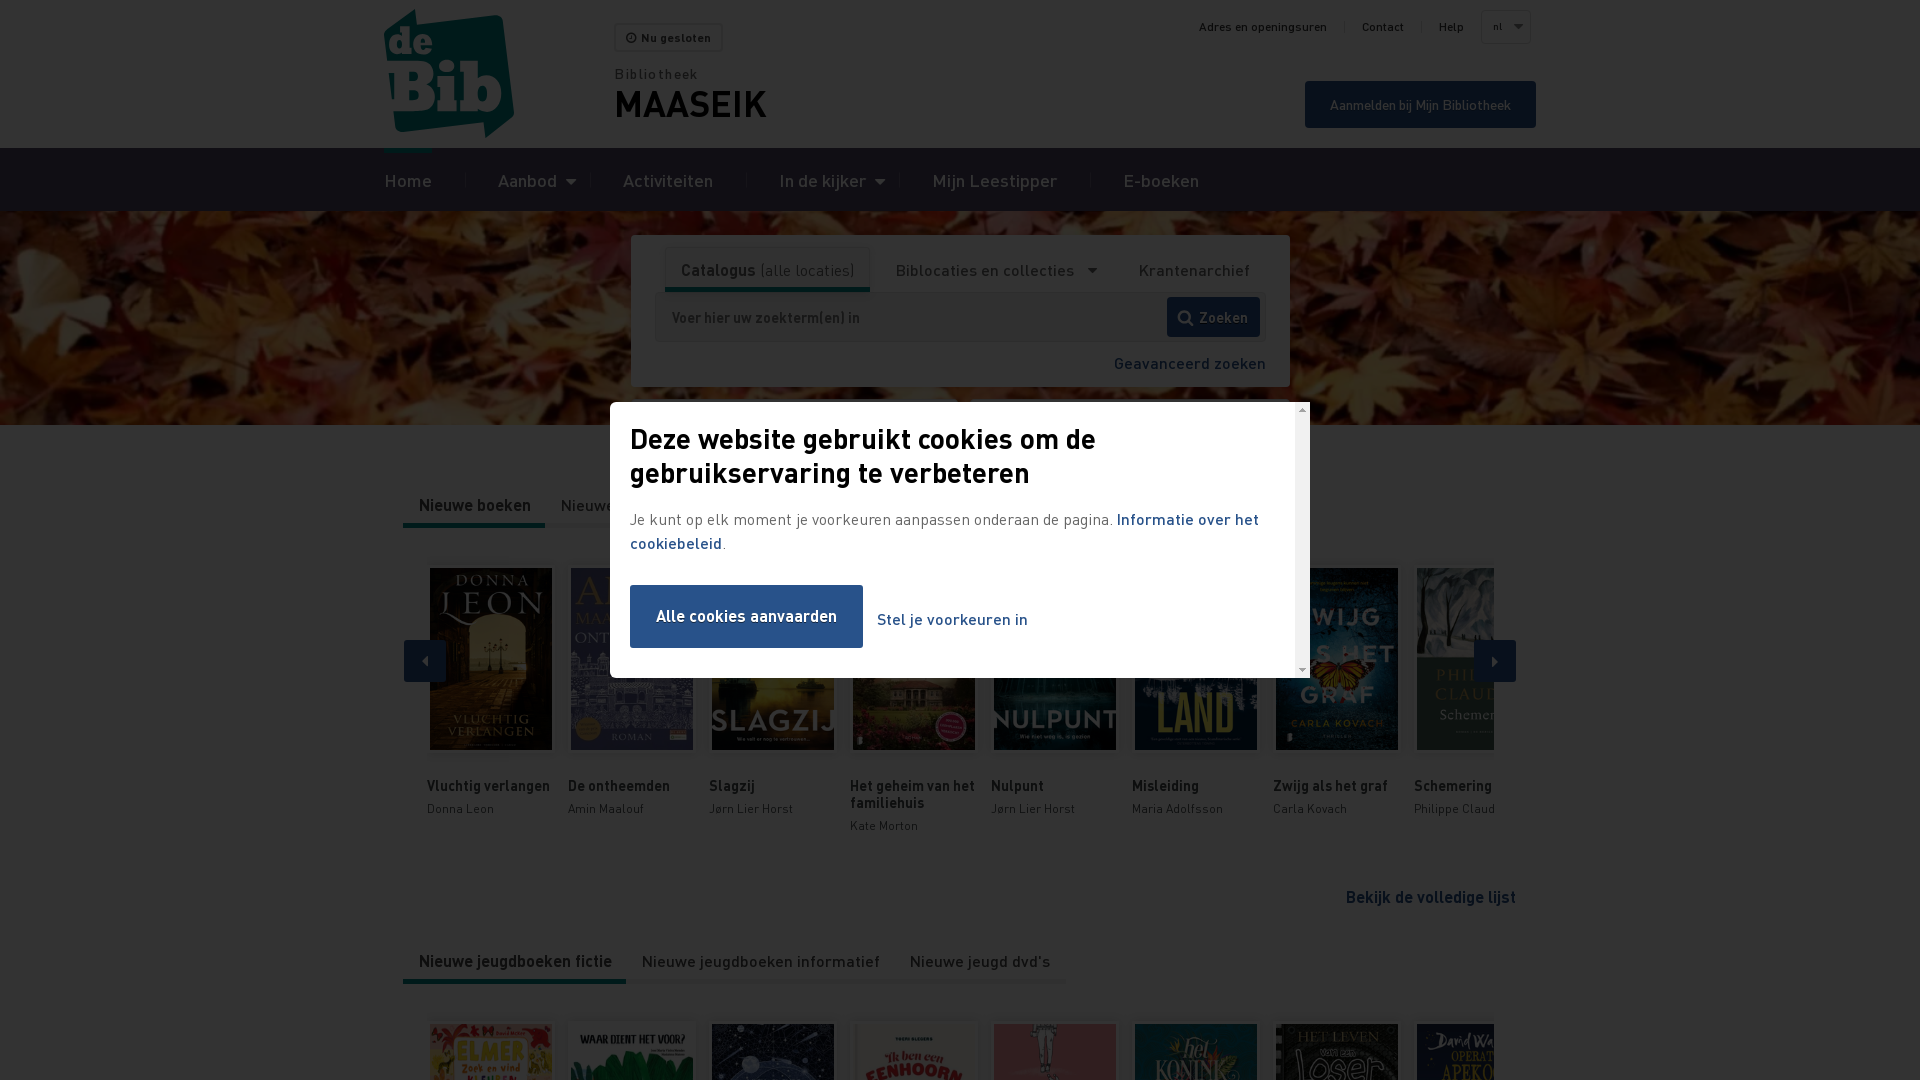 Image resolution: width=1920 pixels, height=1080 pixels. What do you see at coordinates (1335, 690) in the screenshot?
I see `'Zwijg als het graf` at bounding box center [1335, 690].